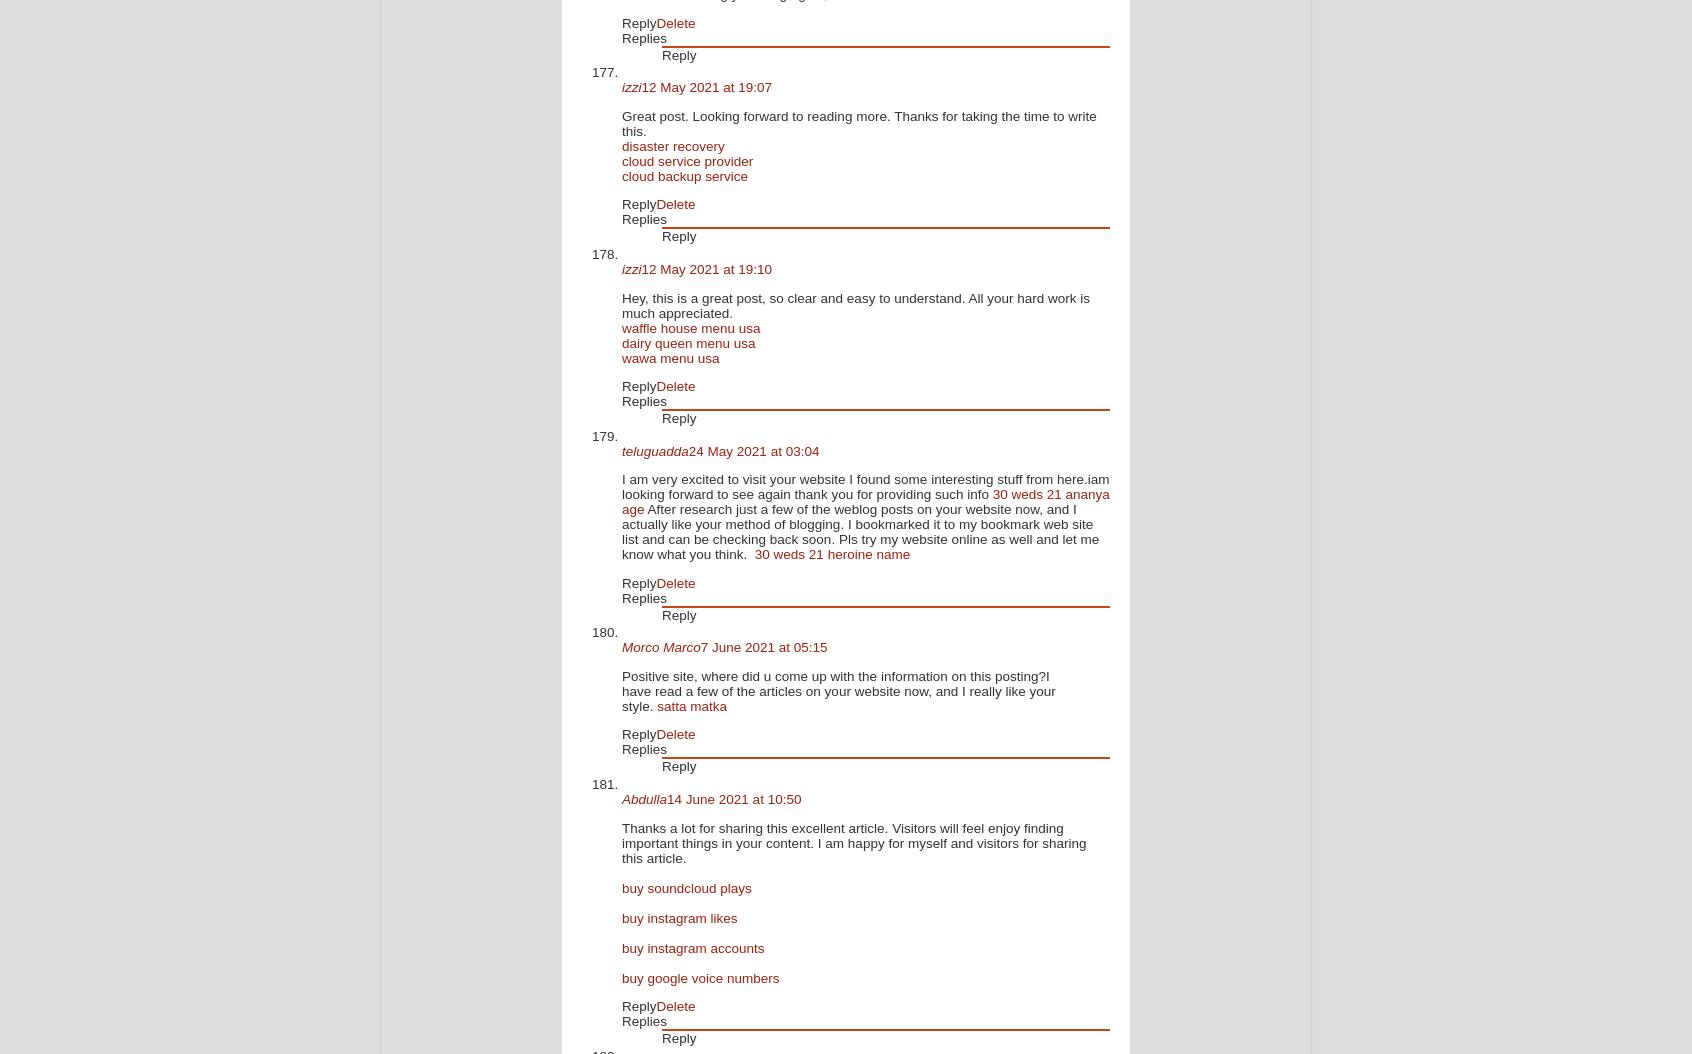  Describe the element at coordinates (864, 501) in the screenshot. I see `'30 weds 21 ananya age'` at that location.